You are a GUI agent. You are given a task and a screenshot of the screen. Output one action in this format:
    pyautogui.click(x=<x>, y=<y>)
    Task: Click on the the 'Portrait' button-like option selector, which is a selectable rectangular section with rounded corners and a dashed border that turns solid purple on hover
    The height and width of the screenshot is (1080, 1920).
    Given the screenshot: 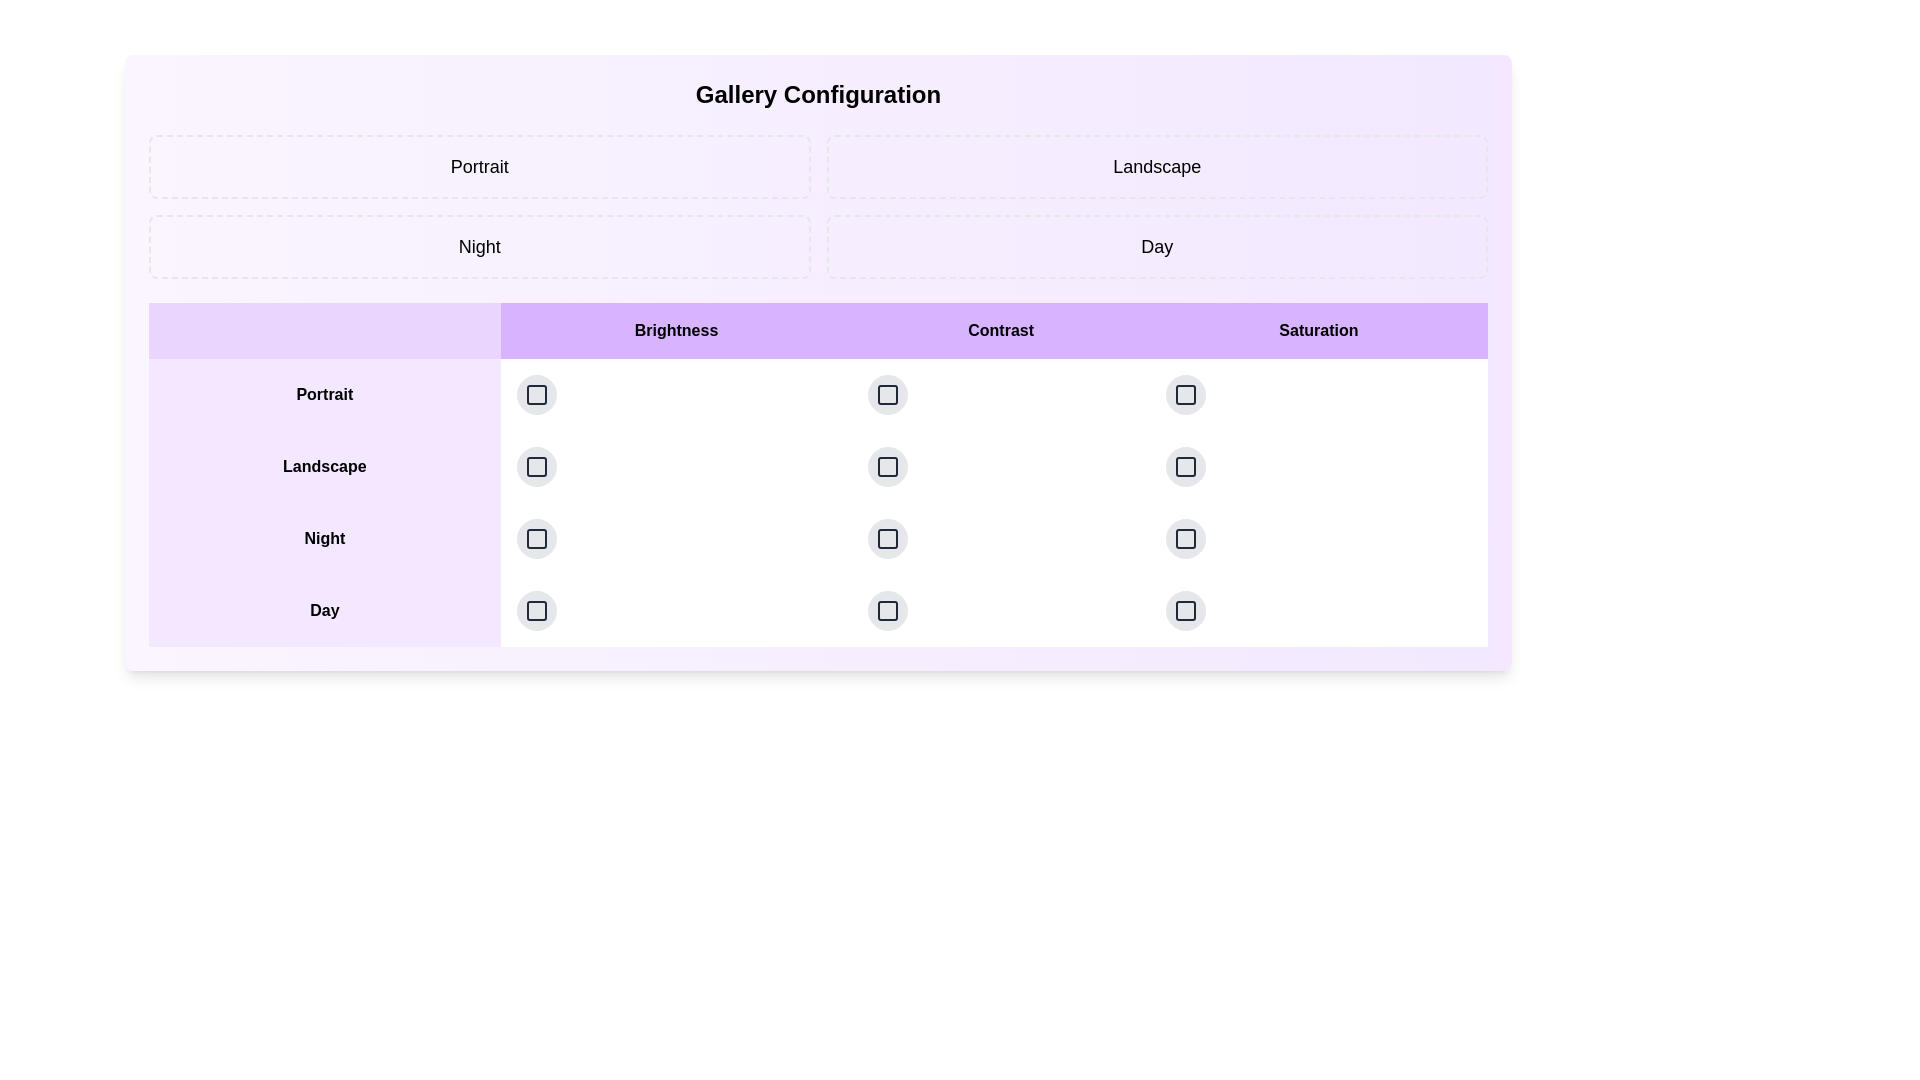 What is the action you would take?
    pyautogui.click(x=478, y=165)
    